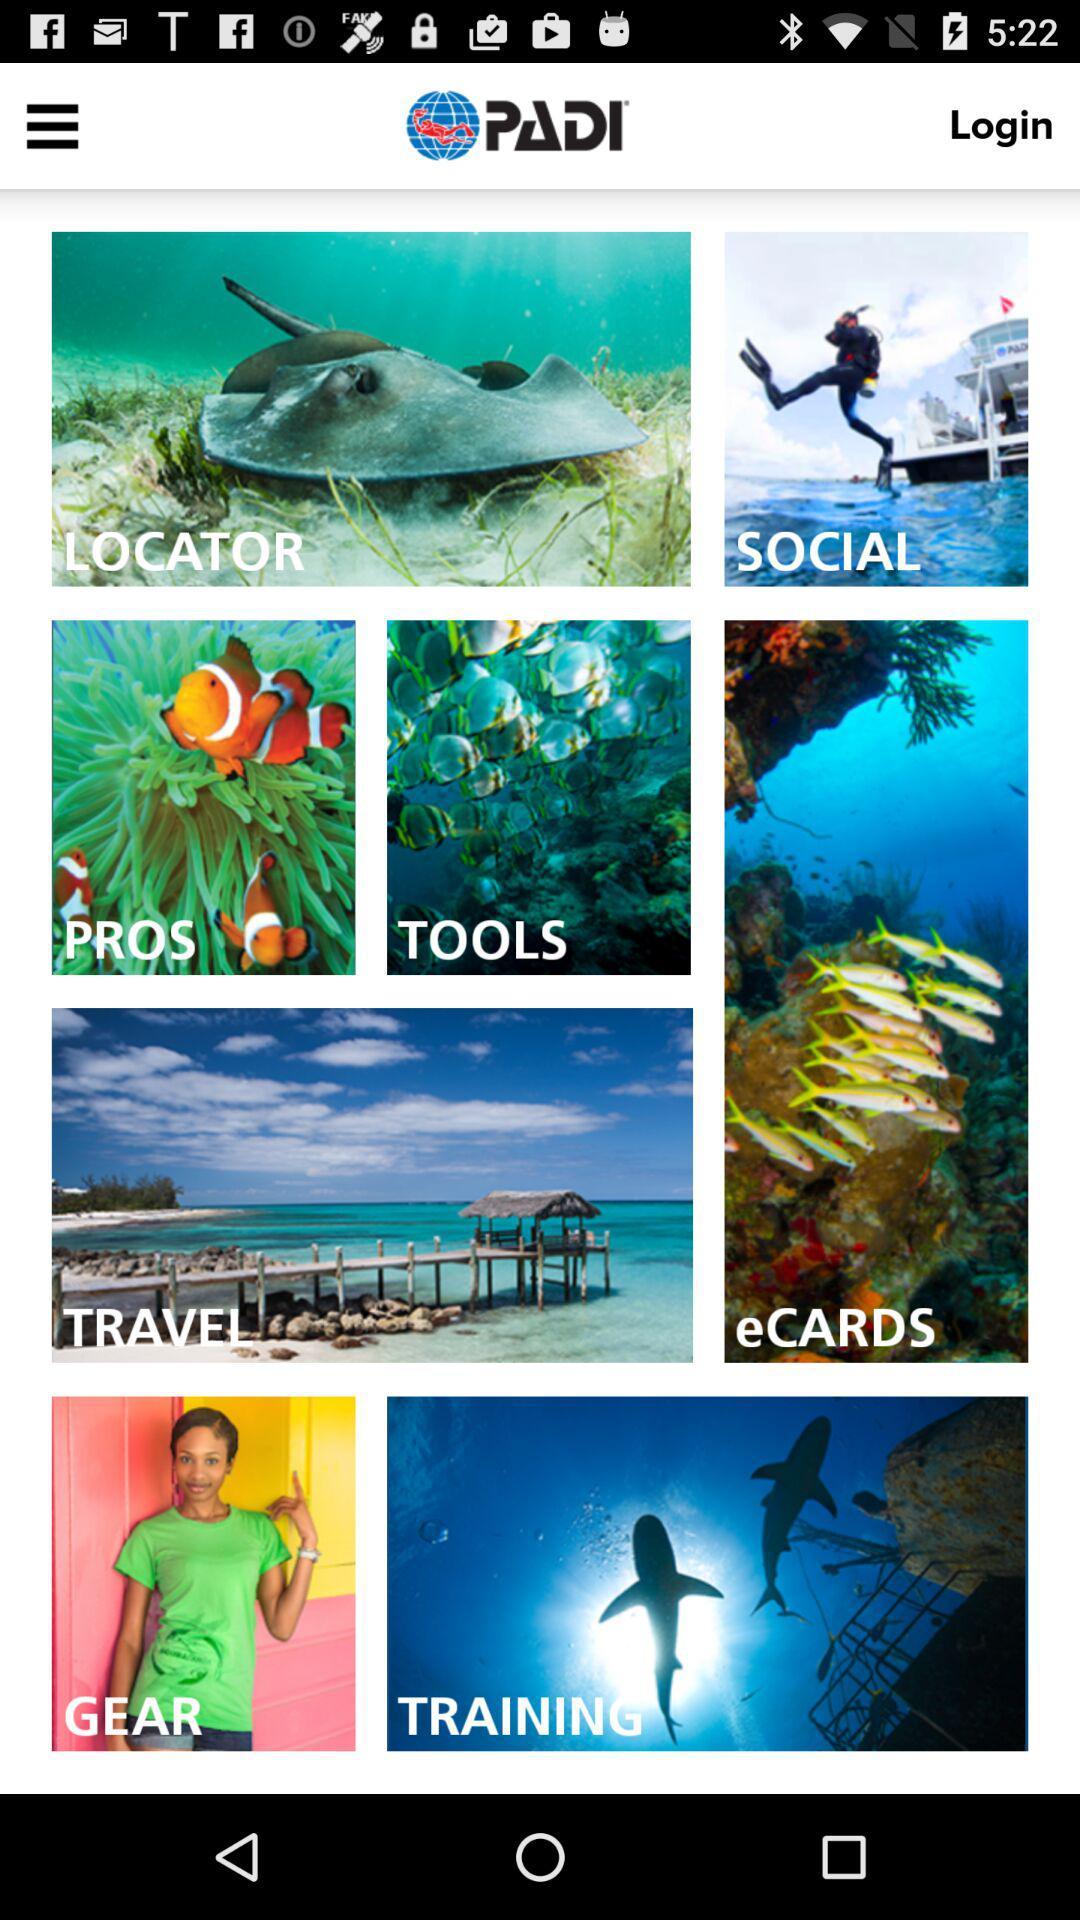 The image size is (1080, 1920). I want to click on link to ecards option, so click(875, 991).